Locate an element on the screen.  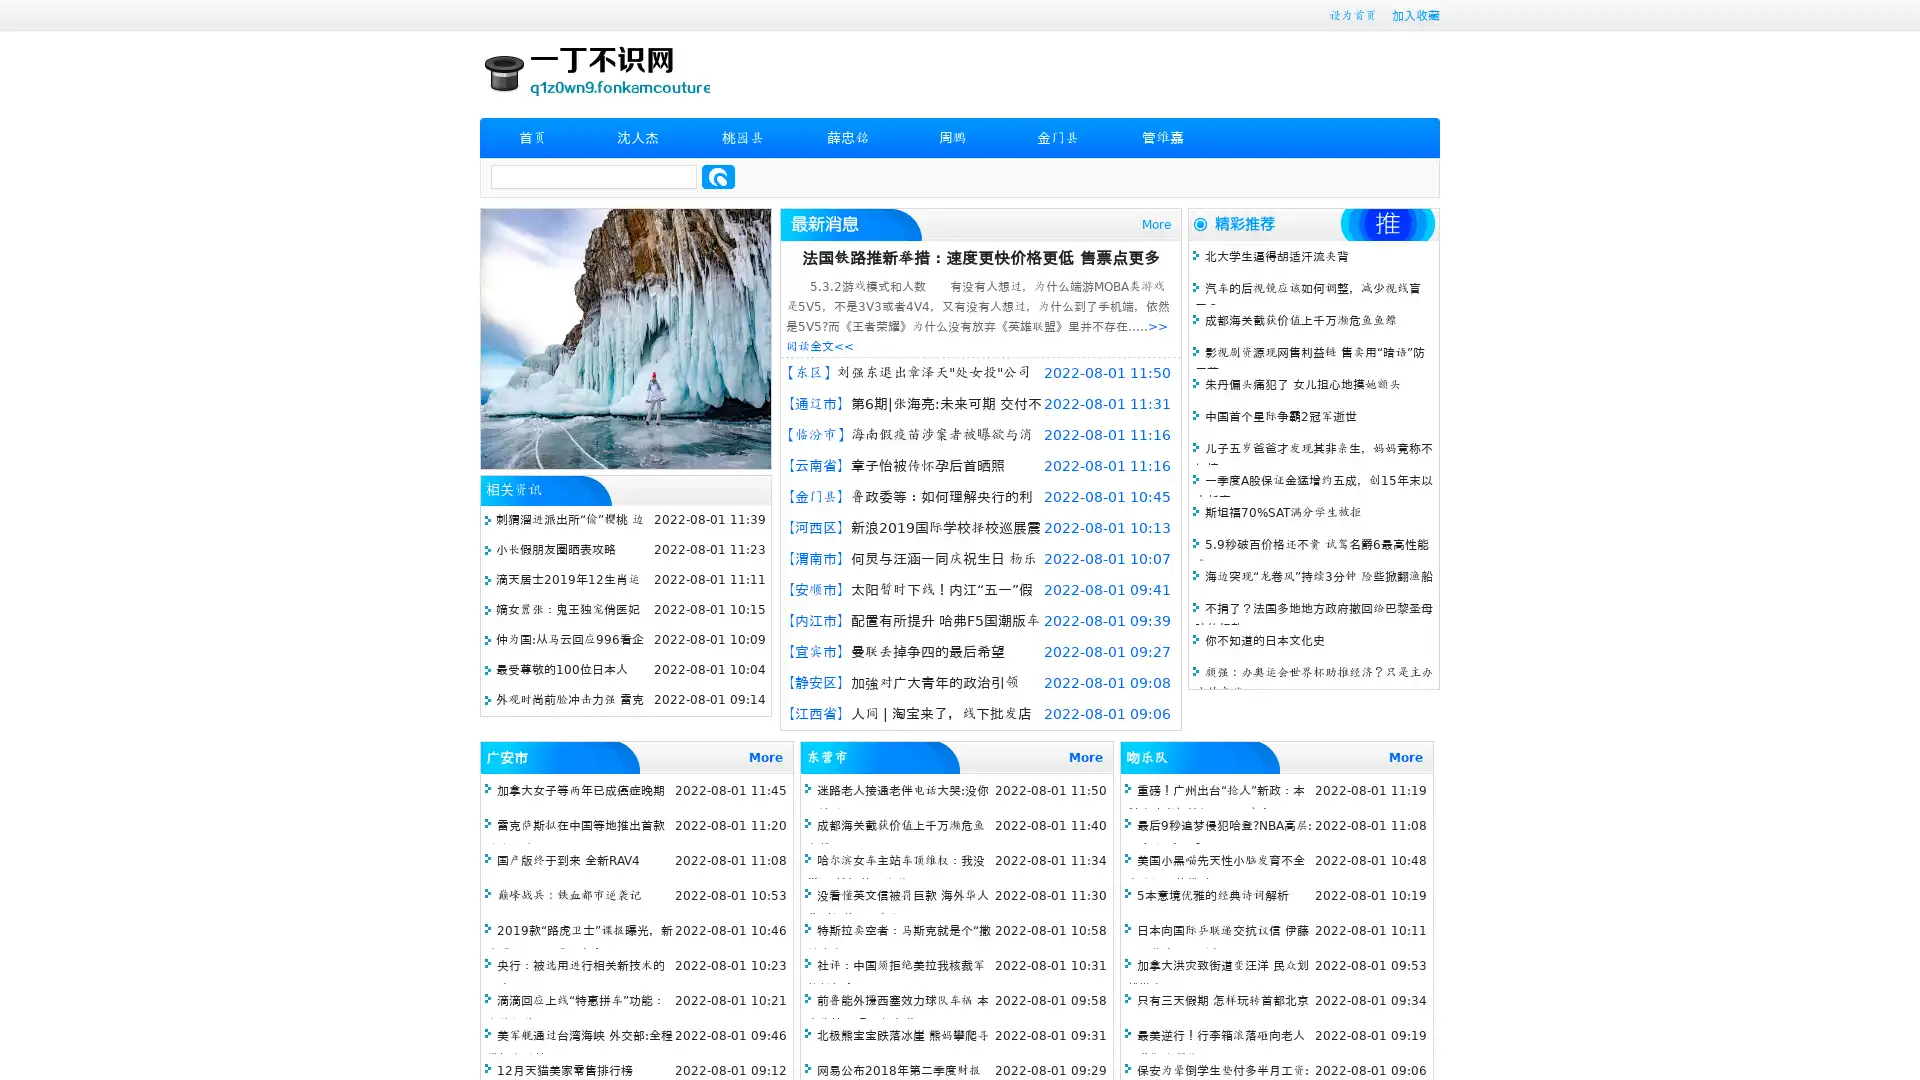
Search is located at coordinates (718, 176).